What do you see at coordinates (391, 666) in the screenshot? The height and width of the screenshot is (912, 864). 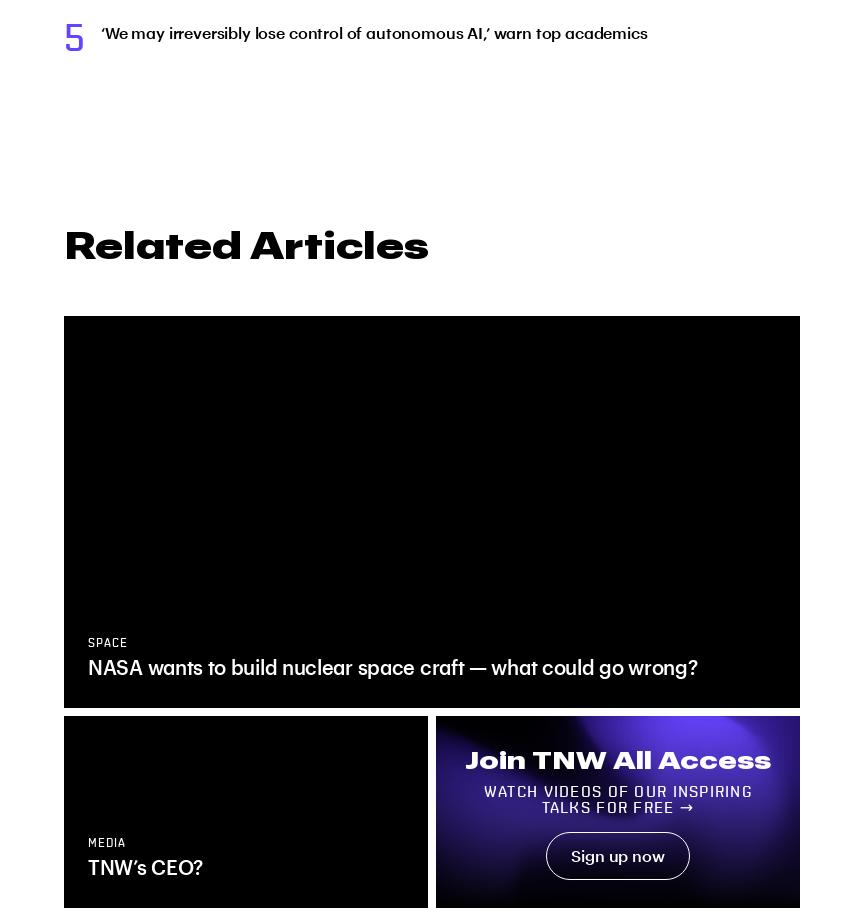 I see `'NASA wants to build nuclear space craft — what could go wrong?'` at bounding box center [391, 666].